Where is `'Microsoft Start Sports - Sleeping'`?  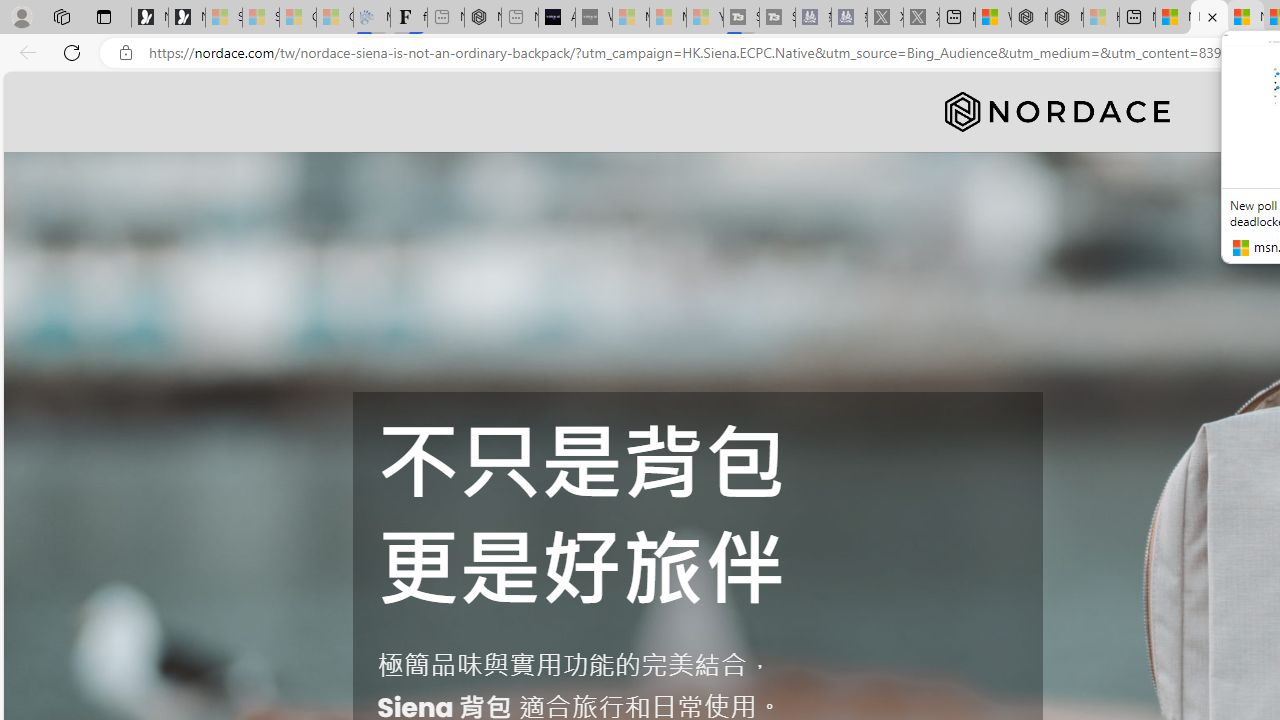
'Microsoft Start Sports - Sleeping' is located at coordinates (630, 17).